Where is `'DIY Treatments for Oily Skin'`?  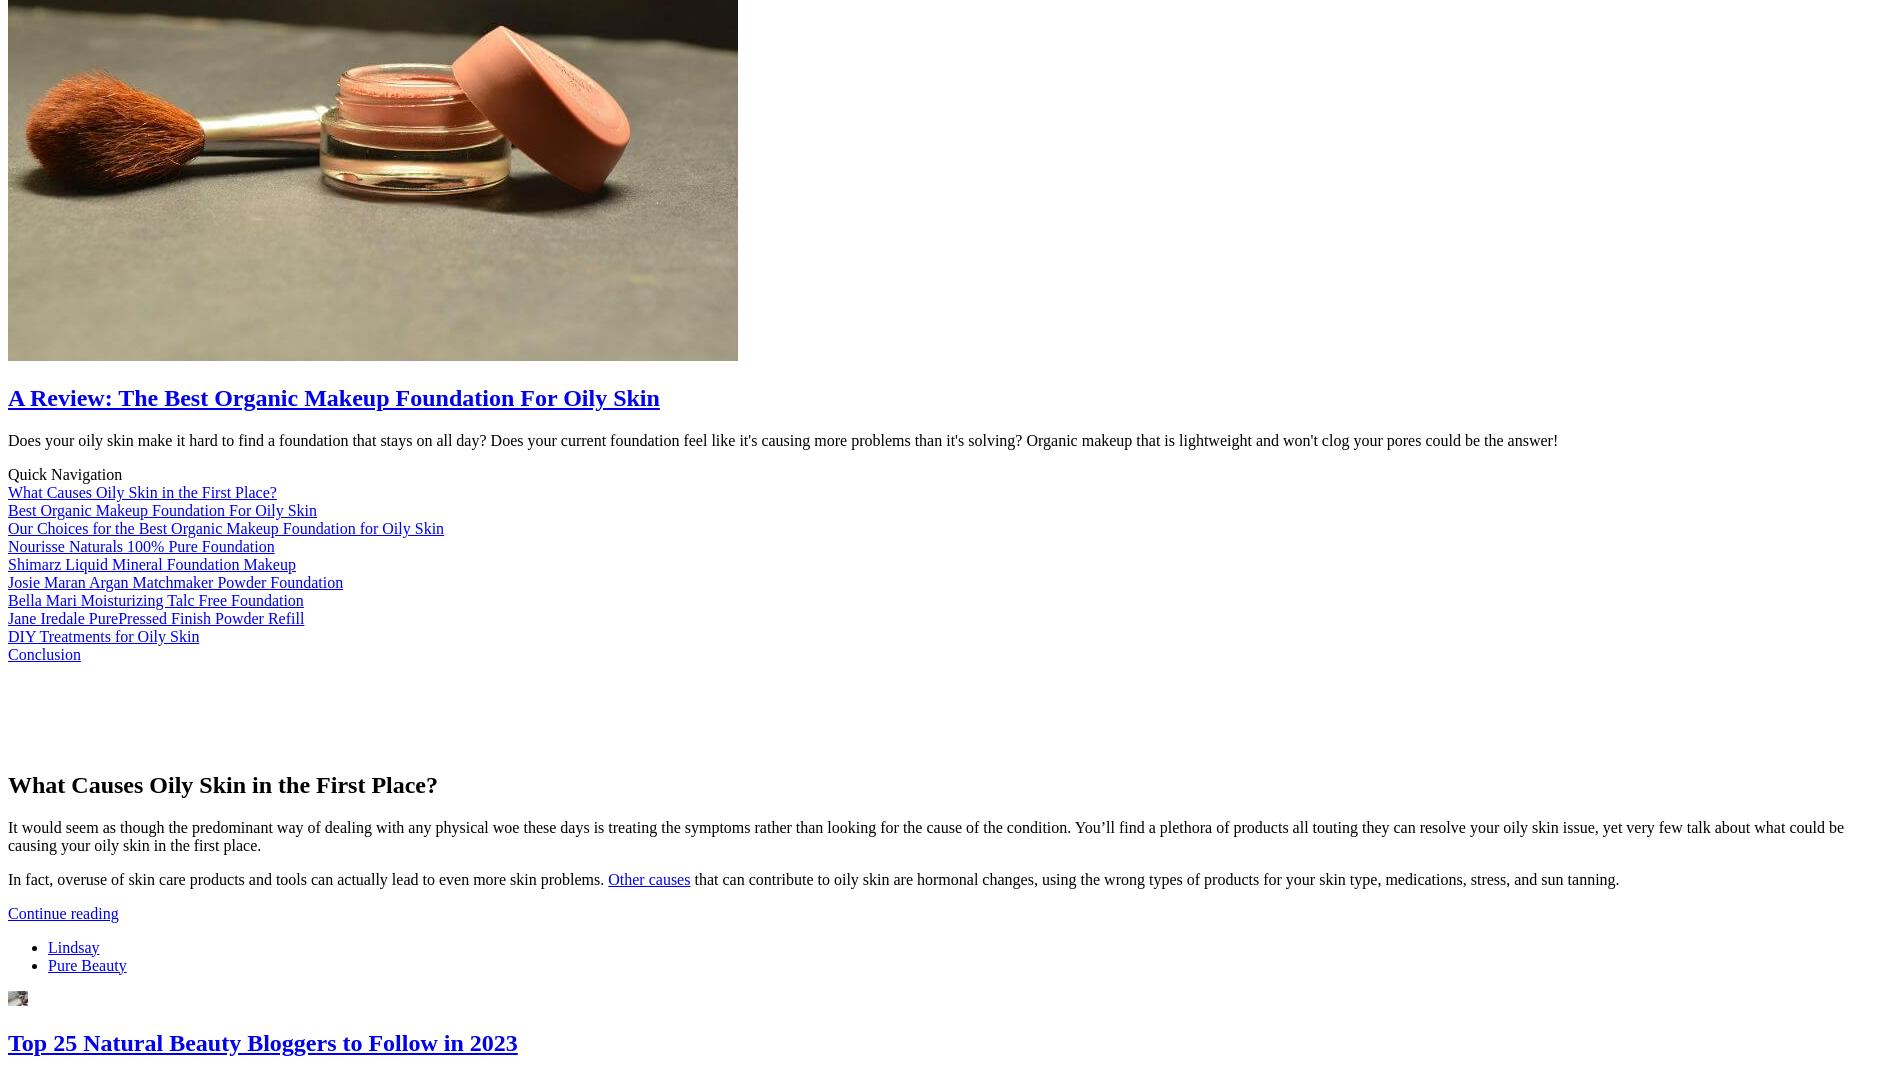 'DIY Treatments for Oily Skin' is located at coordinates (7, 635).